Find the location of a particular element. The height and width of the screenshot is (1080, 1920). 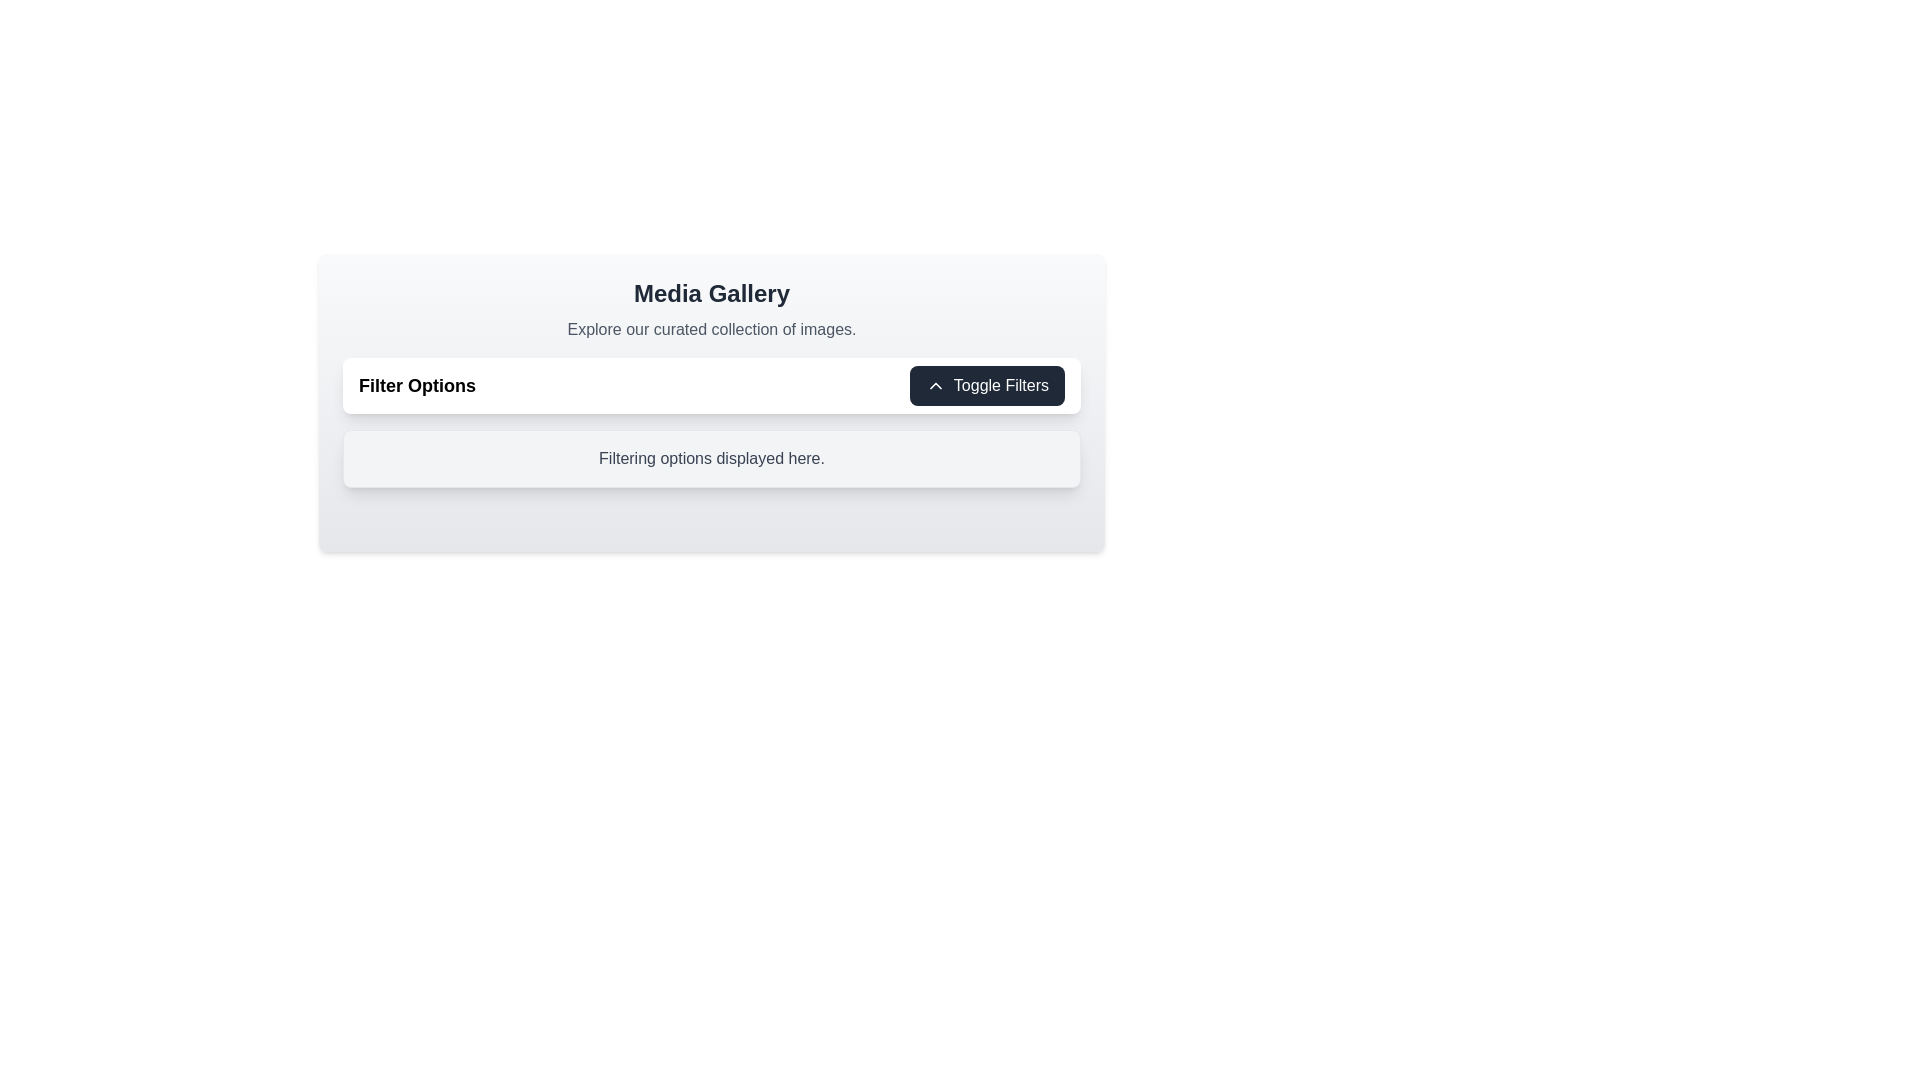

the header text element which serves as the title for the section, positioned above another text element that reads 'Explore our curated collection of images.' is located at coordinates (711, 293).